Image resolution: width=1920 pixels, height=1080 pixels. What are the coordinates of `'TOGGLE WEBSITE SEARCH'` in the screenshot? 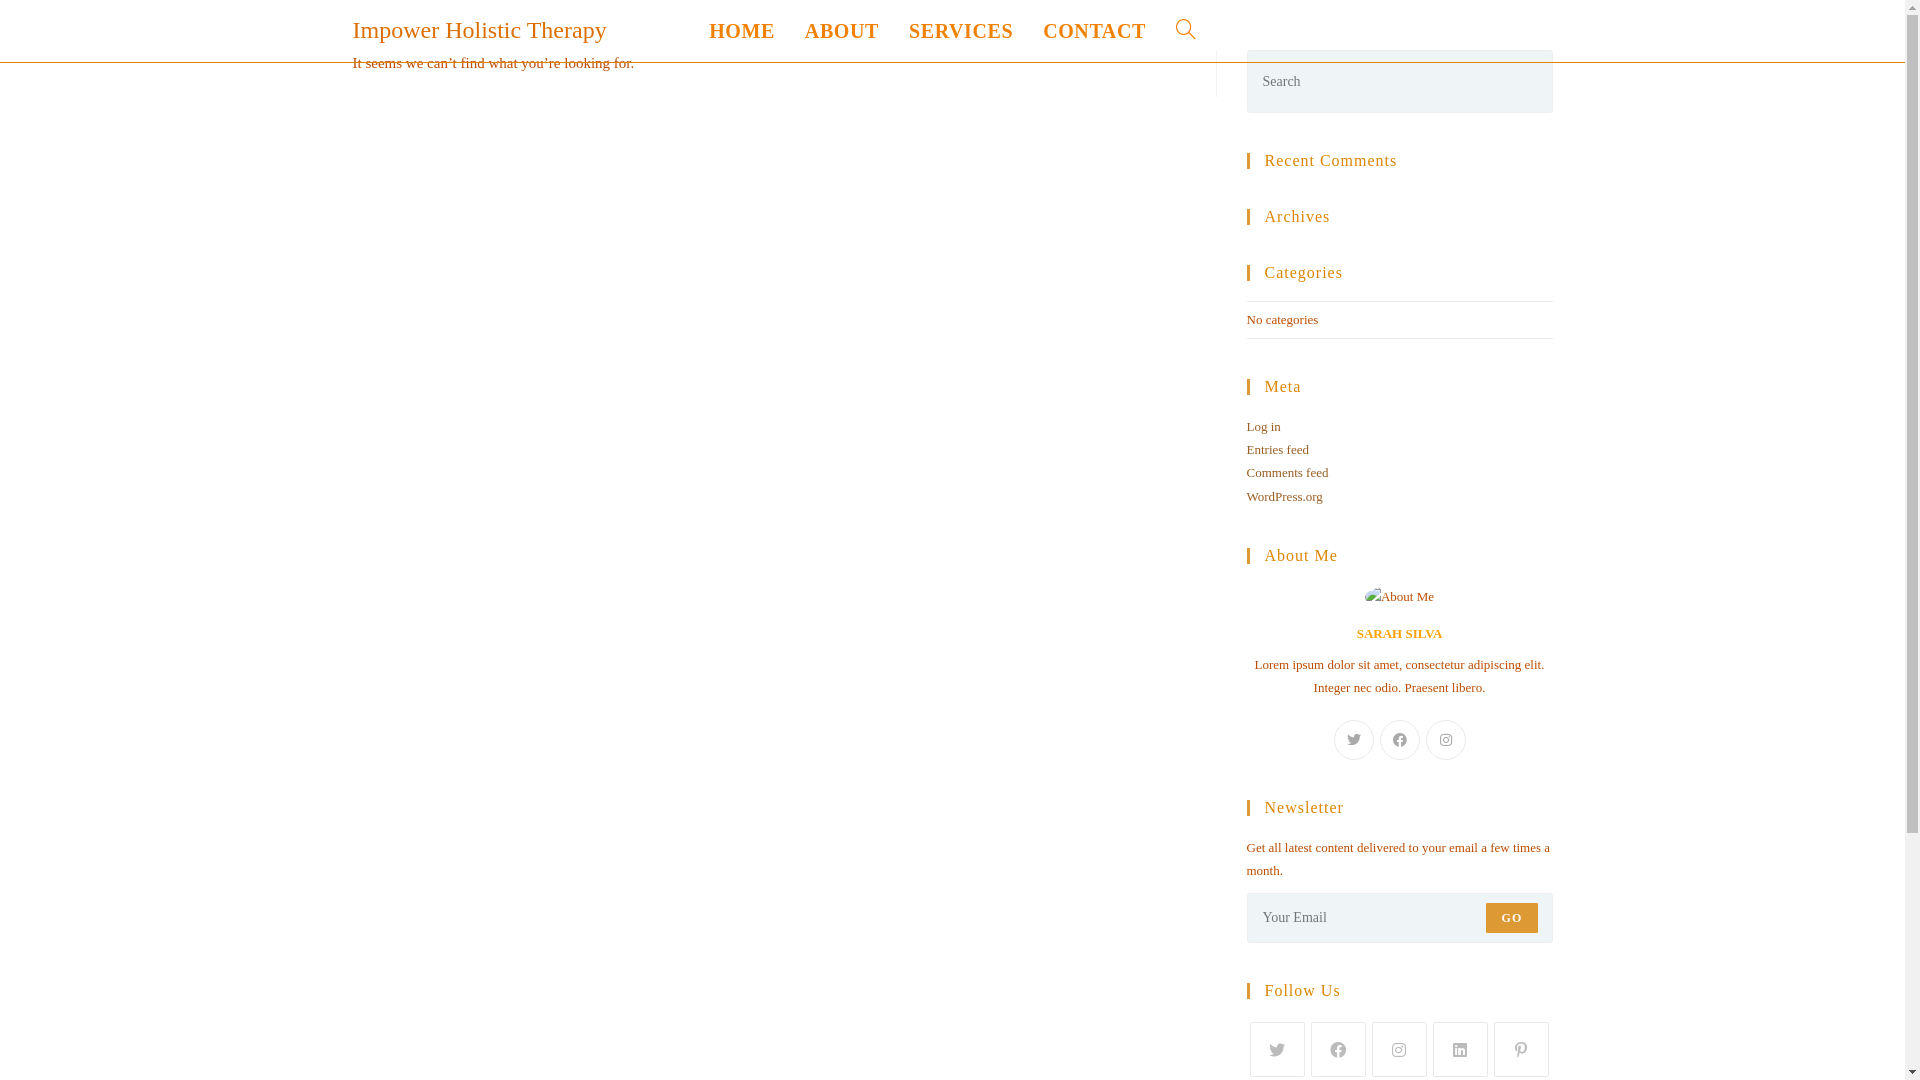 It's located at (1185, 30).